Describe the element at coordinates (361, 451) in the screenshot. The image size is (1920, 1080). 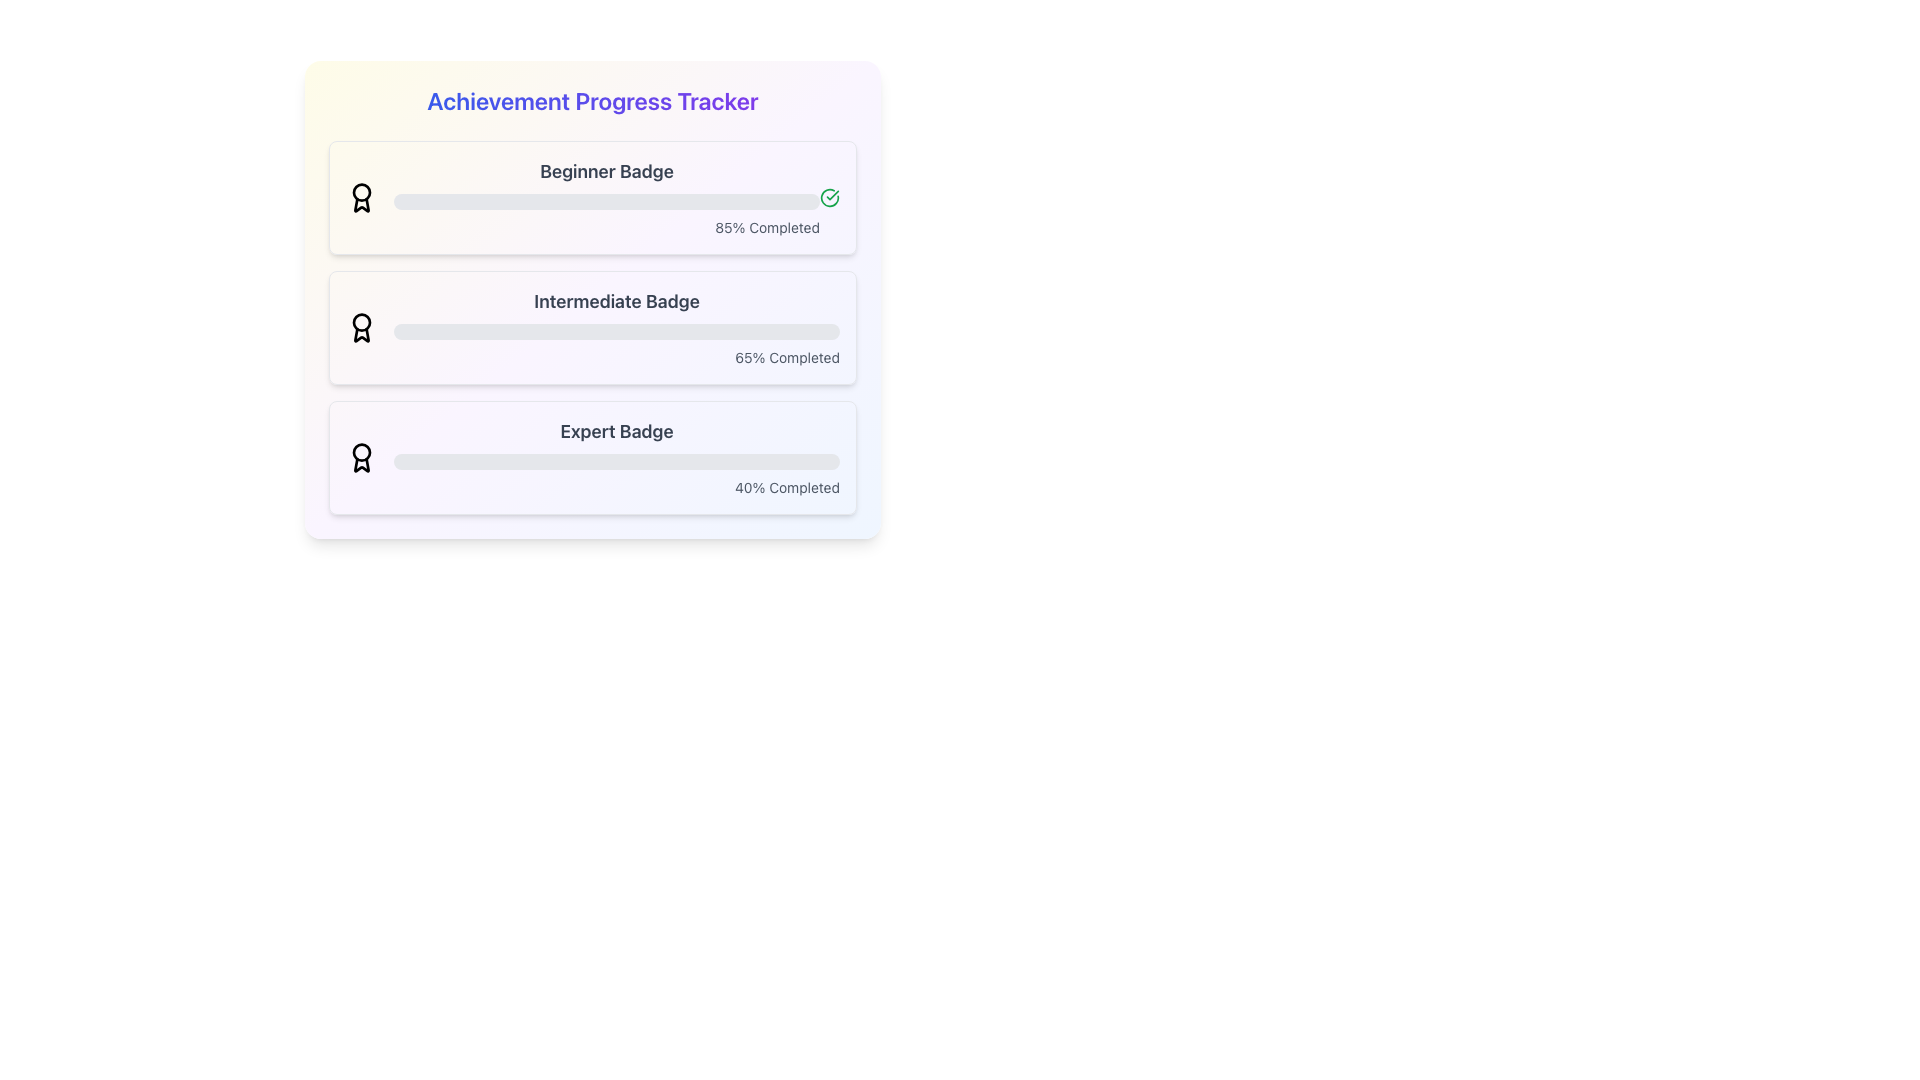
I see `the central circular part of the medal icon within the third row labeled as 'Expert Badge' to interact with it` at that location.